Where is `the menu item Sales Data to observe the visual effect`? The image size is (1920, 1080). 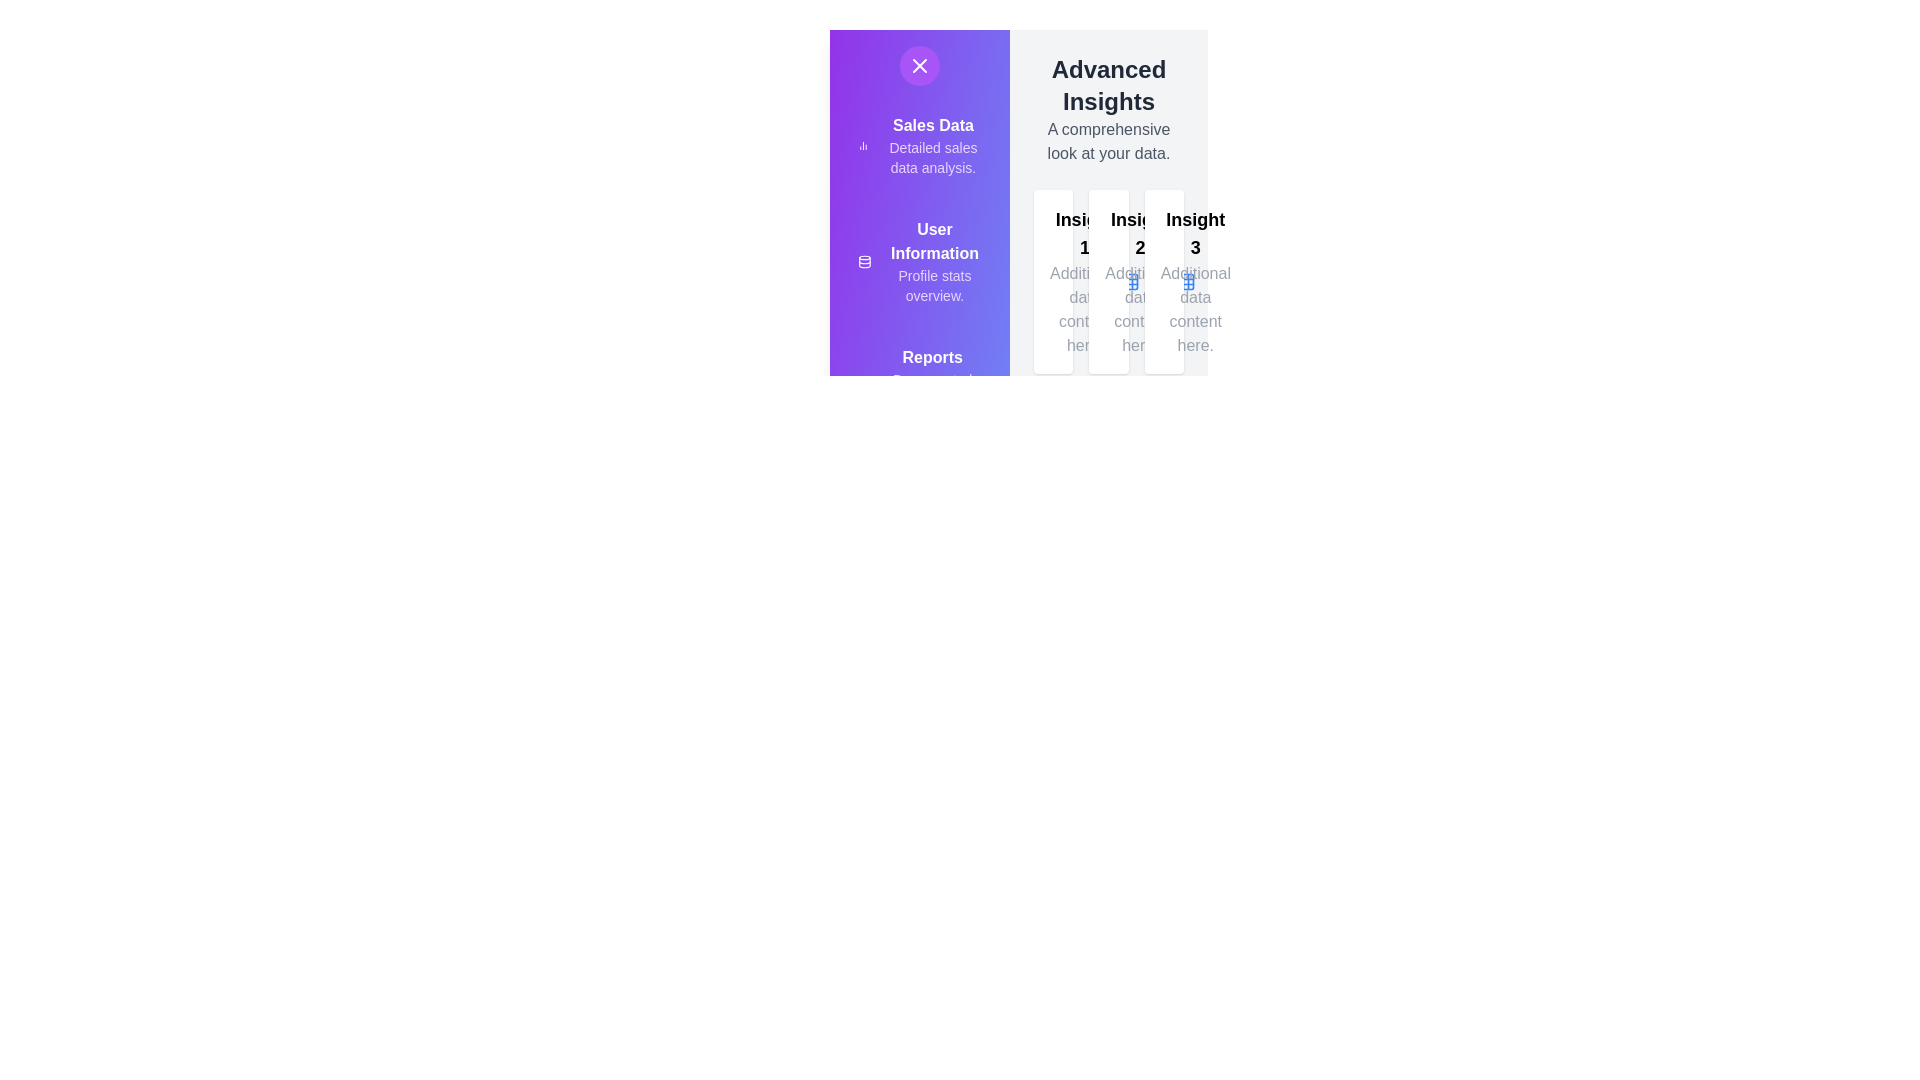
the menu item Sales Data to observe the visual effect is located at coordinates (849, 149).